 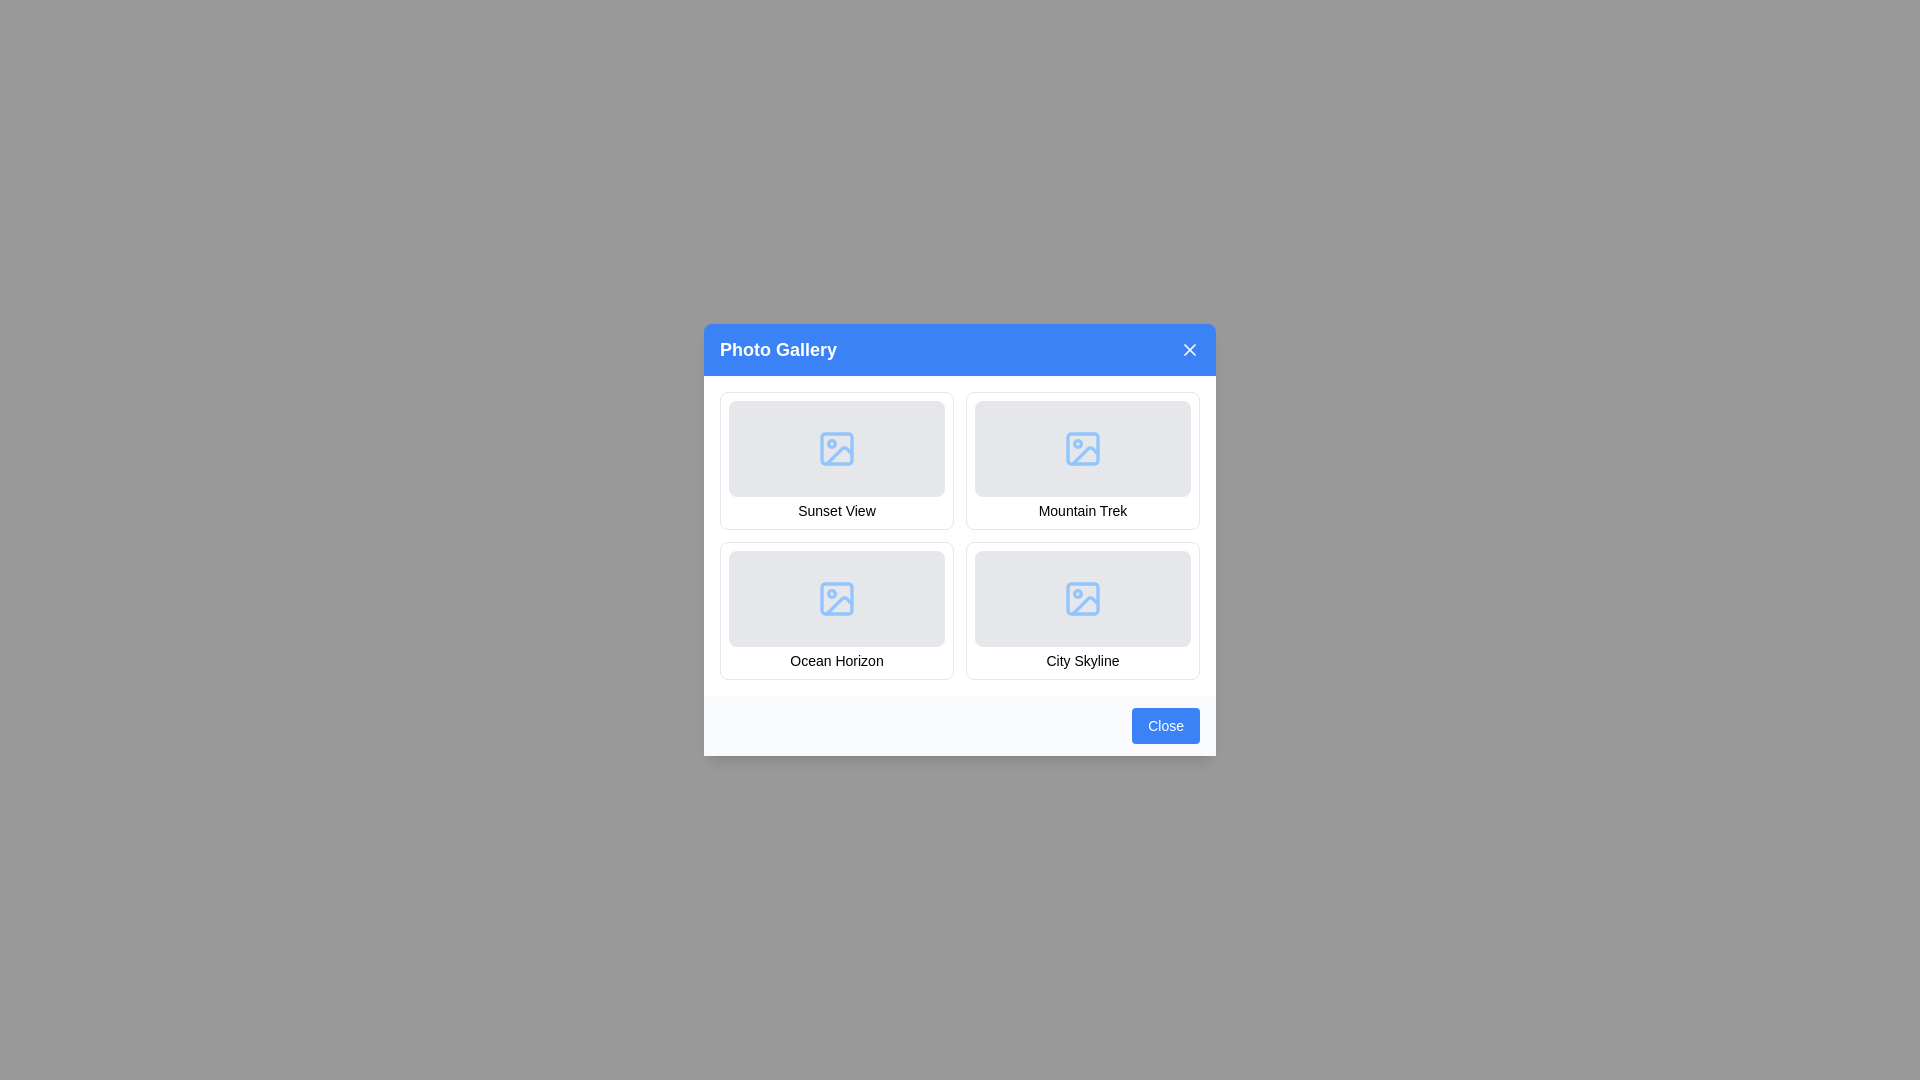 I want to click on the static text label that provides contextual information about the associated photo preview, located in the bottom-left slot of the photo preview grid, so click(x=836, y=660).